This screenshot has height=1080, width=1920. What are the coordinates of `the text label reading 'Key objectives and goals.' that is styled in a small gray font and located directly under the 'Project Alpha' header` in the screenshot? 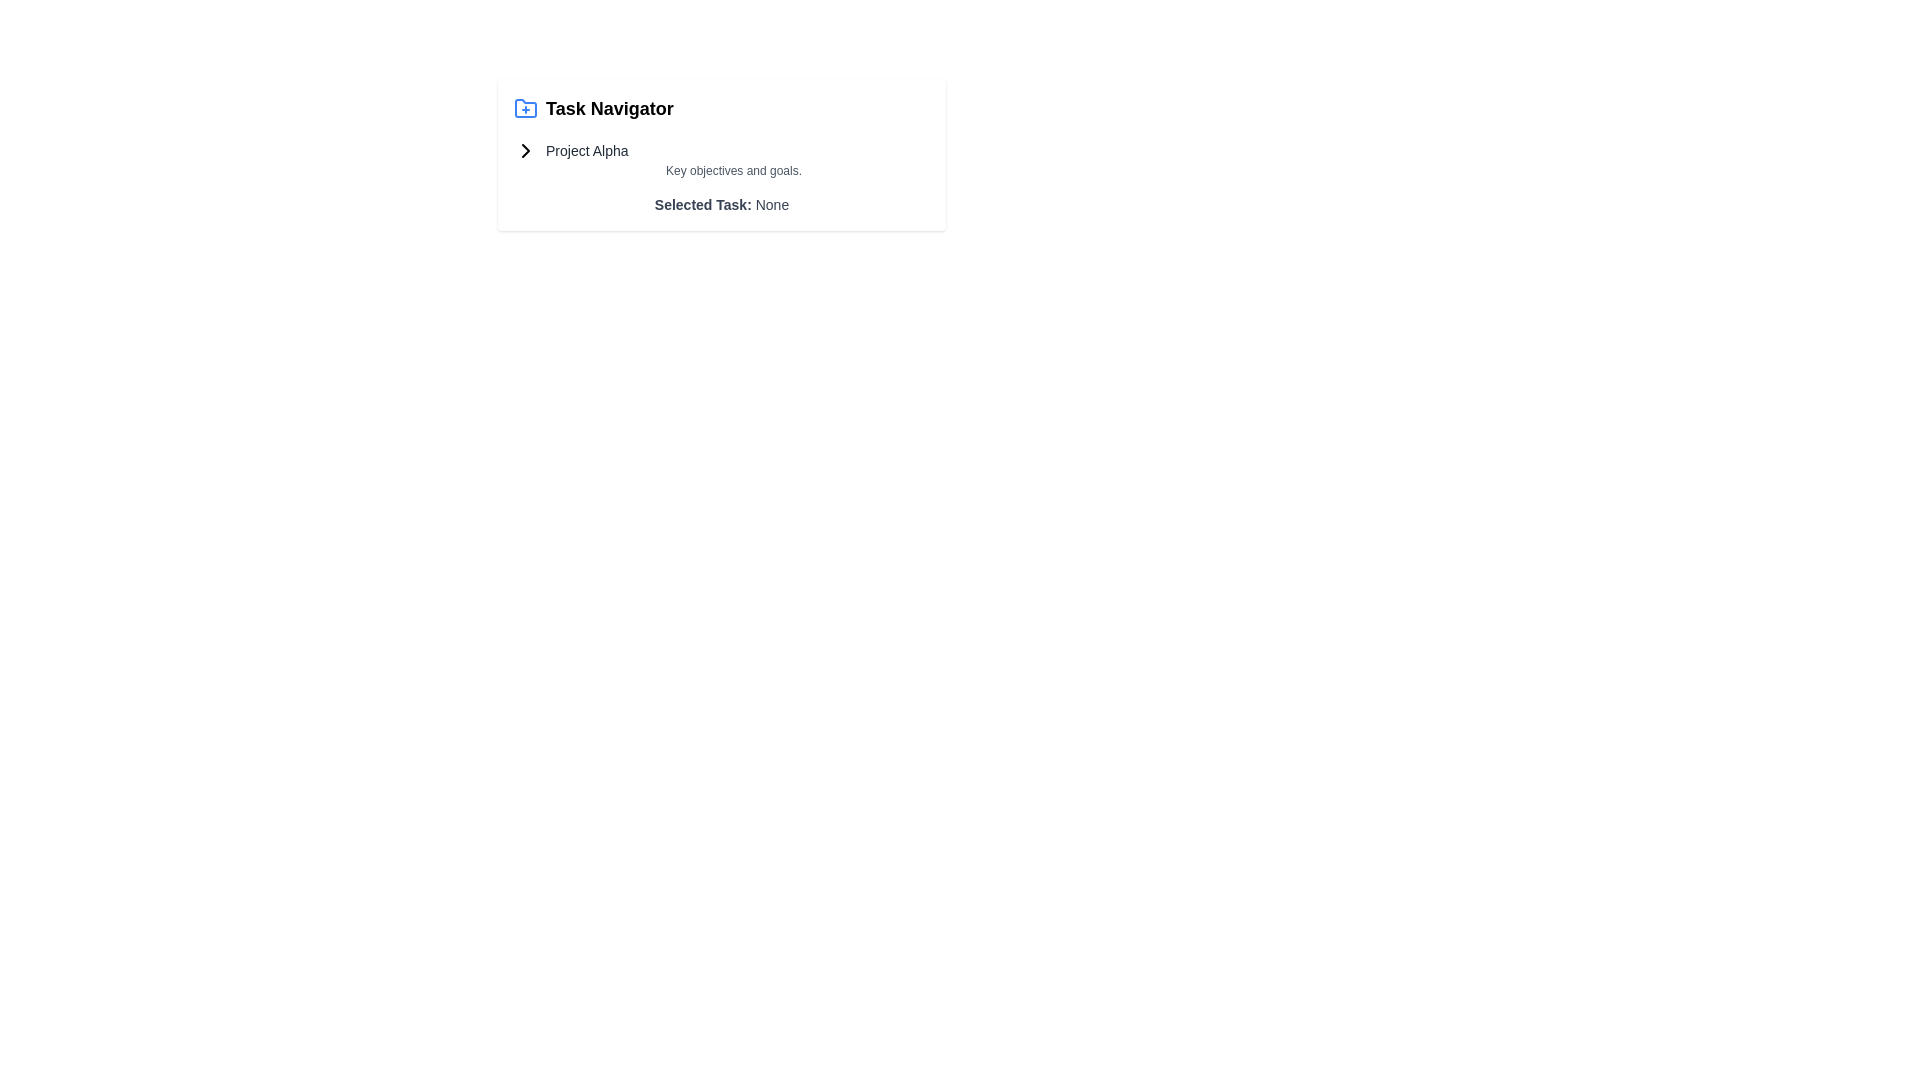 It's located at (733, 169).